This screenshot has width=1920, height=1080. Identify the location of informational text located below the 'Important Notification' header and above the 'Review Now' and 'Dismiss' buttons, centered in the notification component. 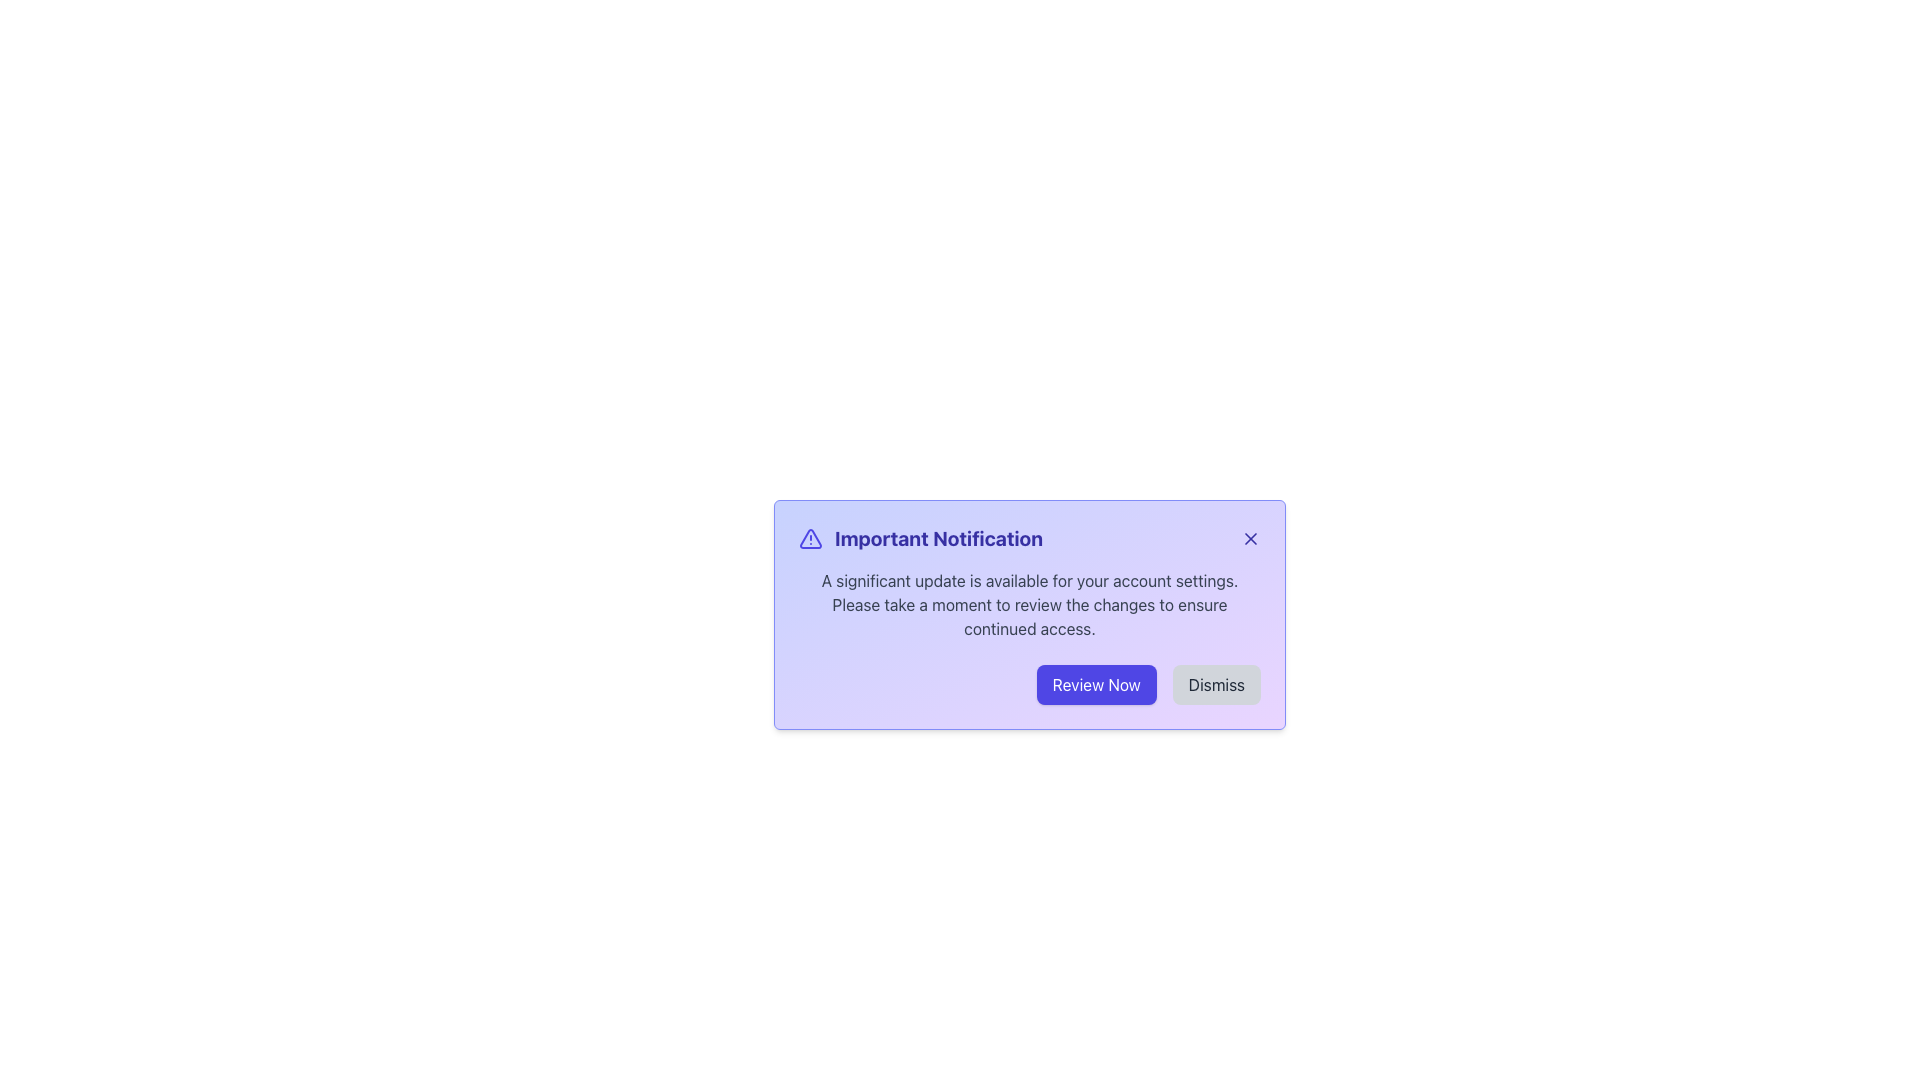
(1030, 604).